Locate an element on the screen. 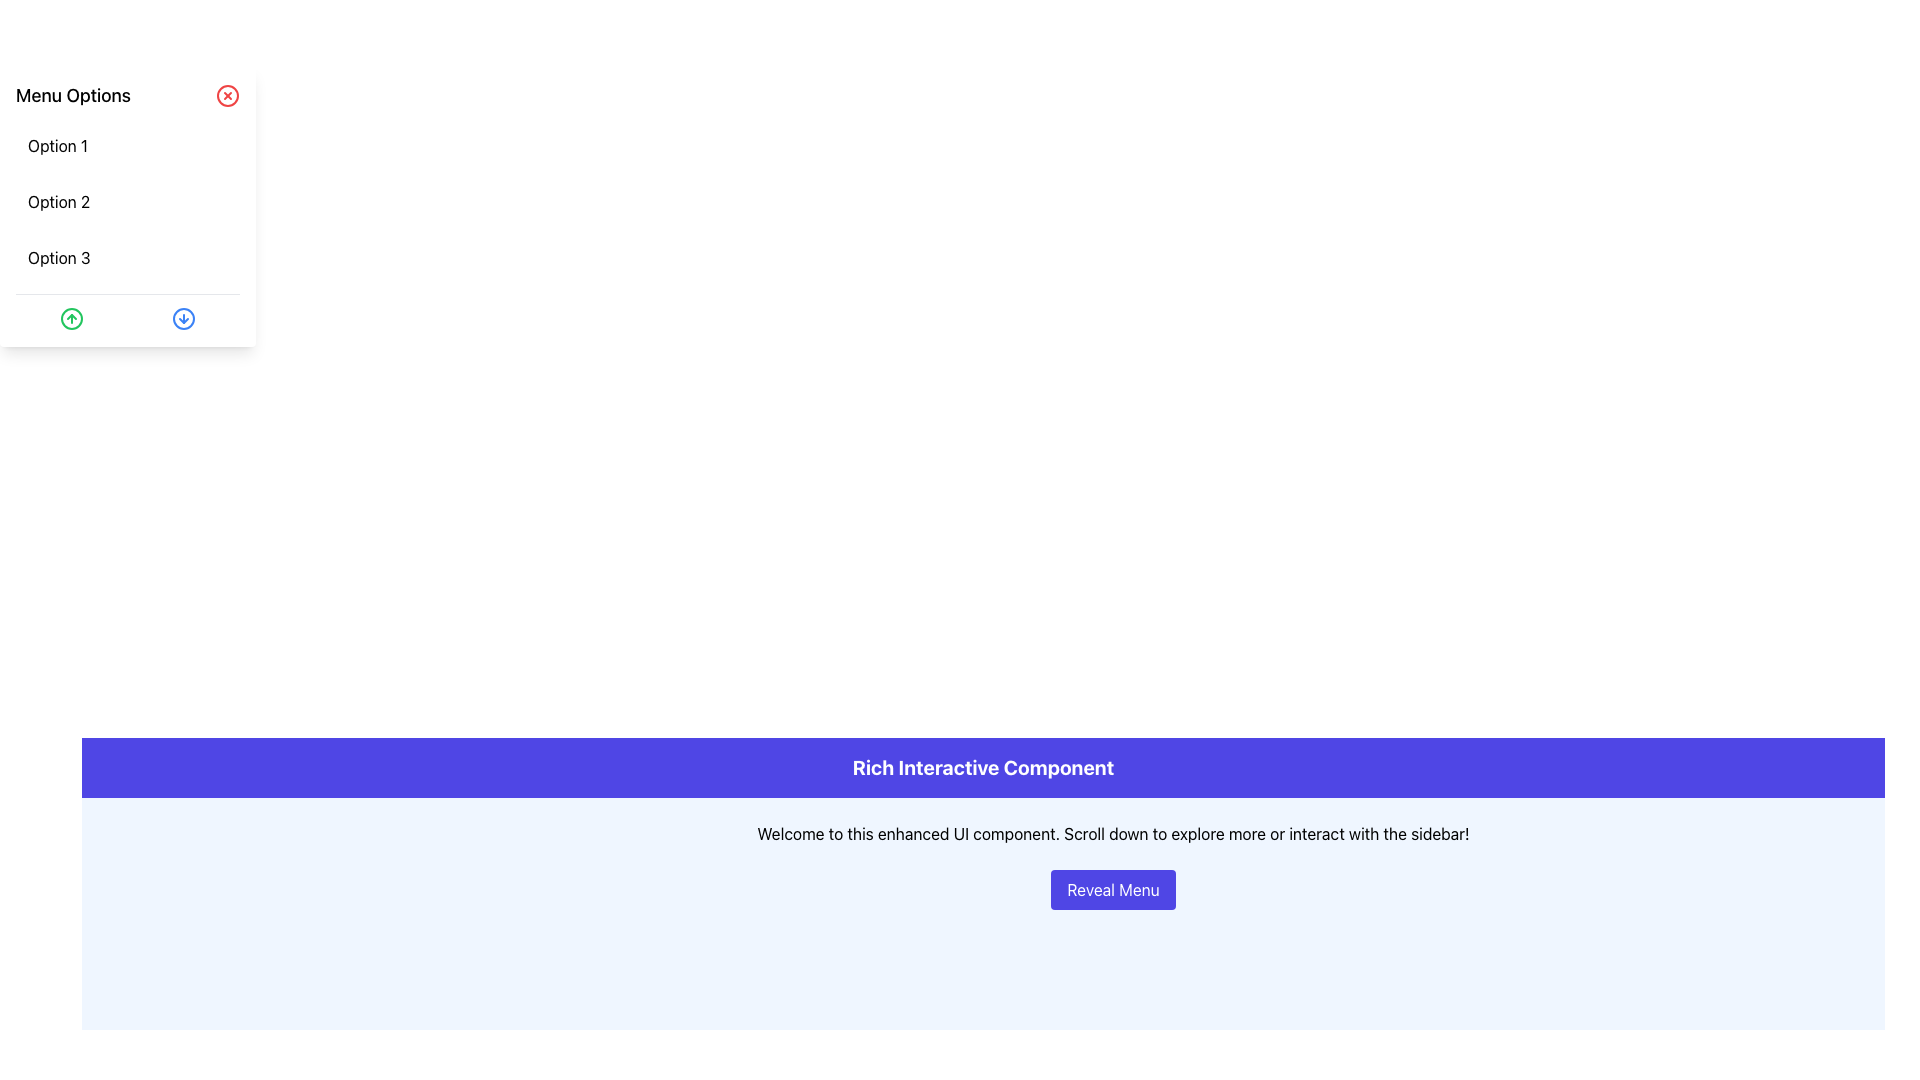  the circular blue button with a downward arrow icon located at the bottom of the menu card, which is the second icon to the right of a green upward arrow icon is located at coordinates (183, 318).